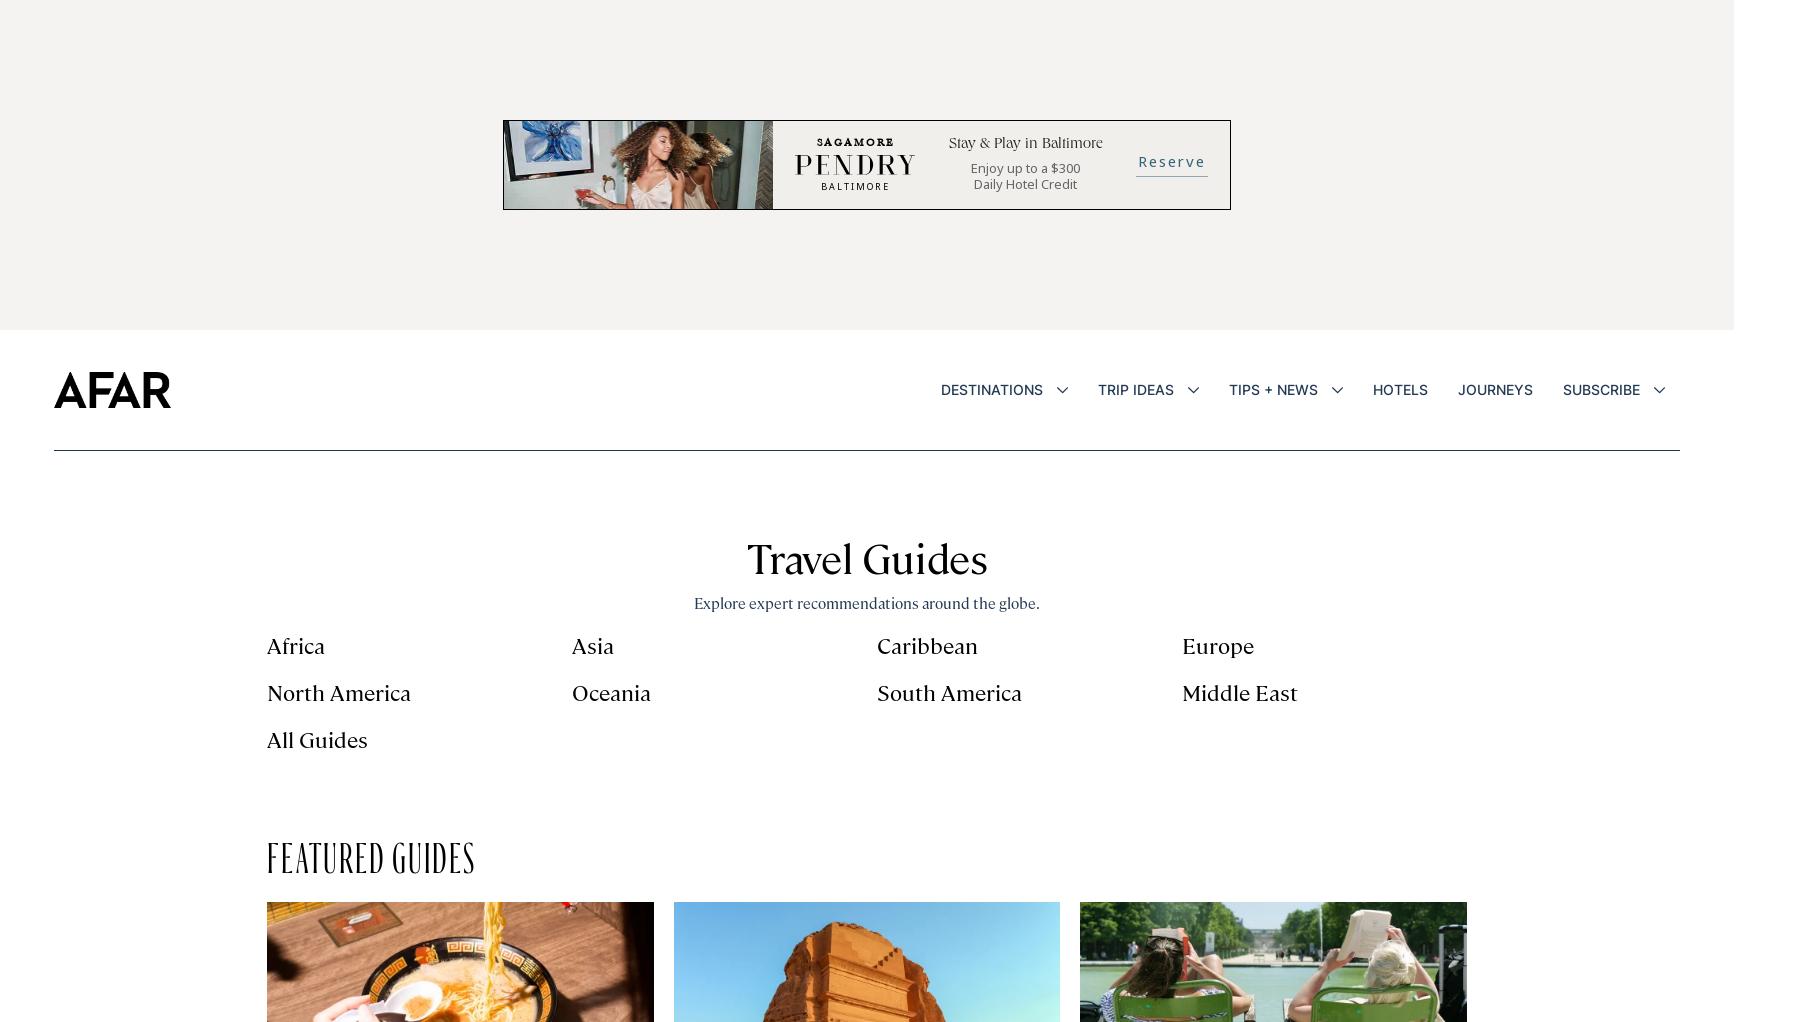 The height and width of the screenshot is (1022, 1798). What do you see at coordinates (1493, 535) in the screenshot?
I see `'Cruise News'` at bounding box center [1493, 535].